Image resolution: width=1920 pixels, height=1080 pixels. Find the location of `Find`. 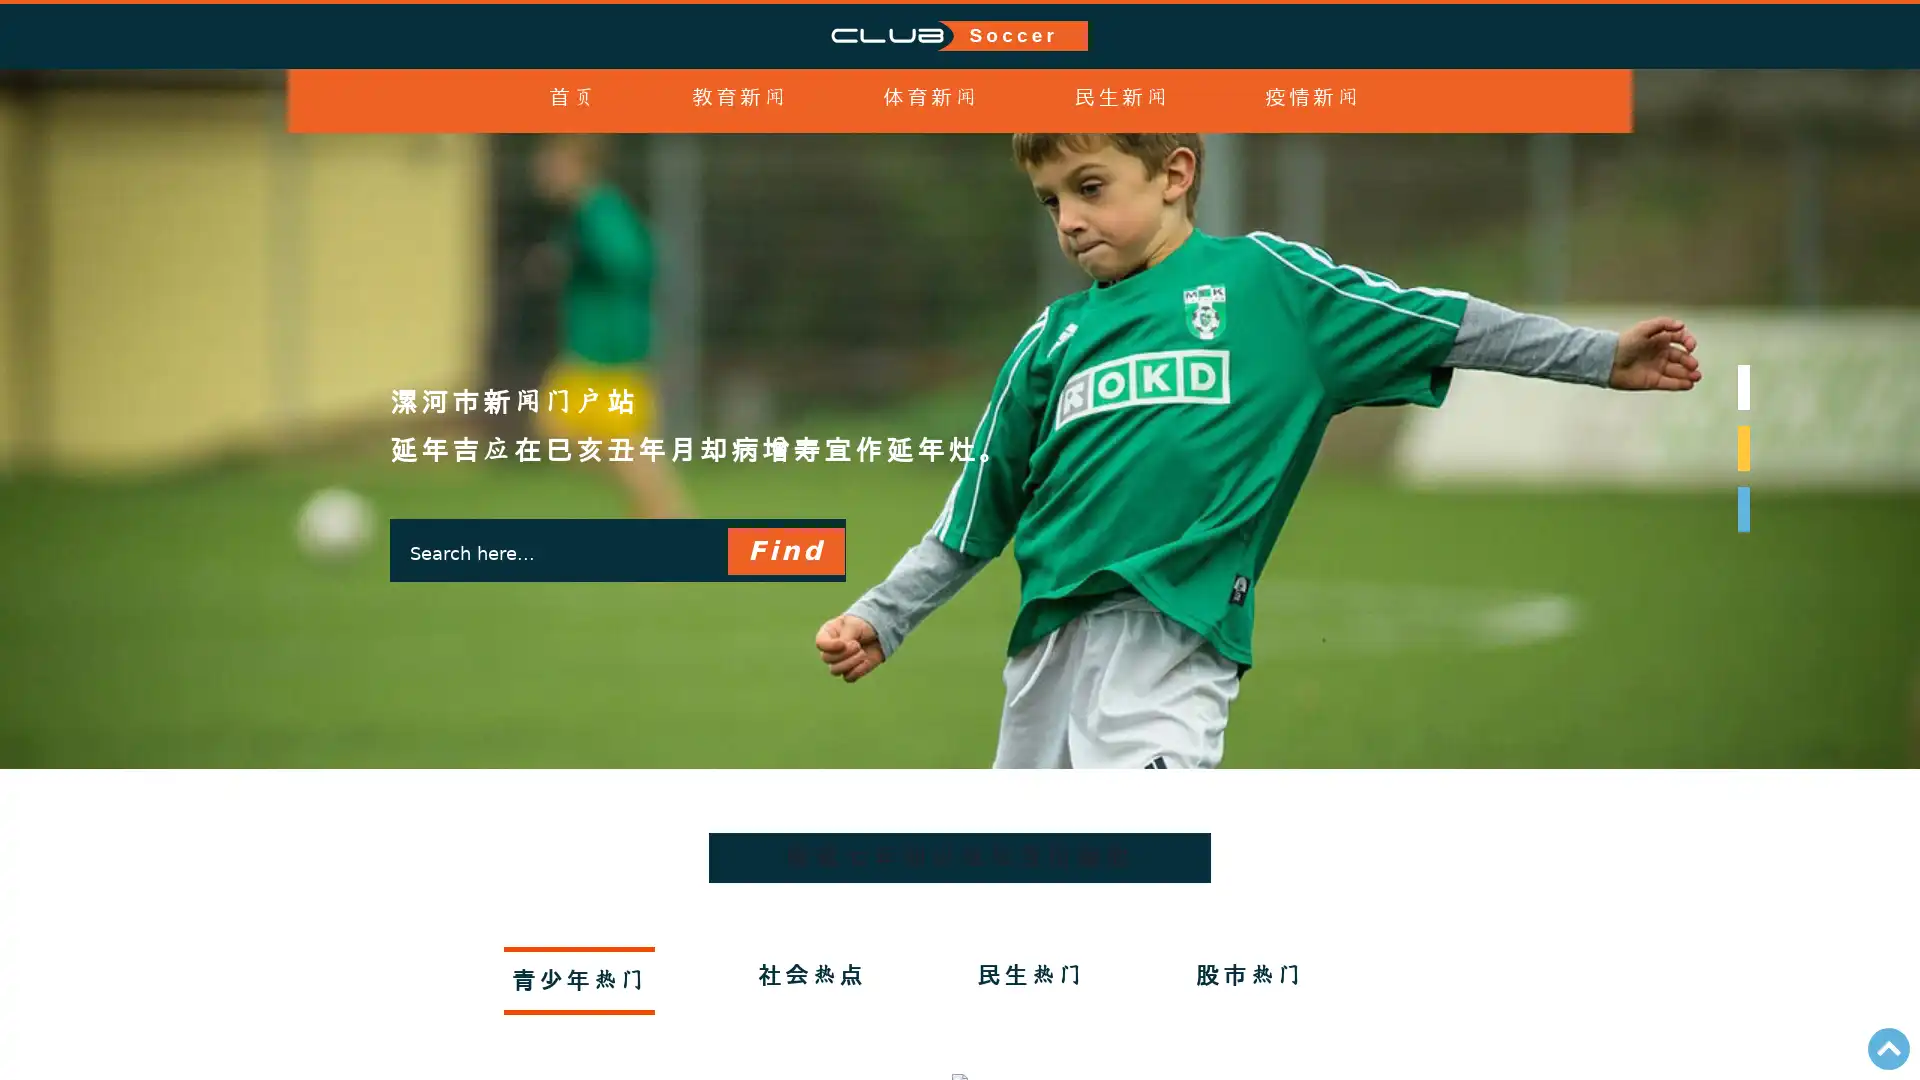

Find is located at coordinates (784, 588).